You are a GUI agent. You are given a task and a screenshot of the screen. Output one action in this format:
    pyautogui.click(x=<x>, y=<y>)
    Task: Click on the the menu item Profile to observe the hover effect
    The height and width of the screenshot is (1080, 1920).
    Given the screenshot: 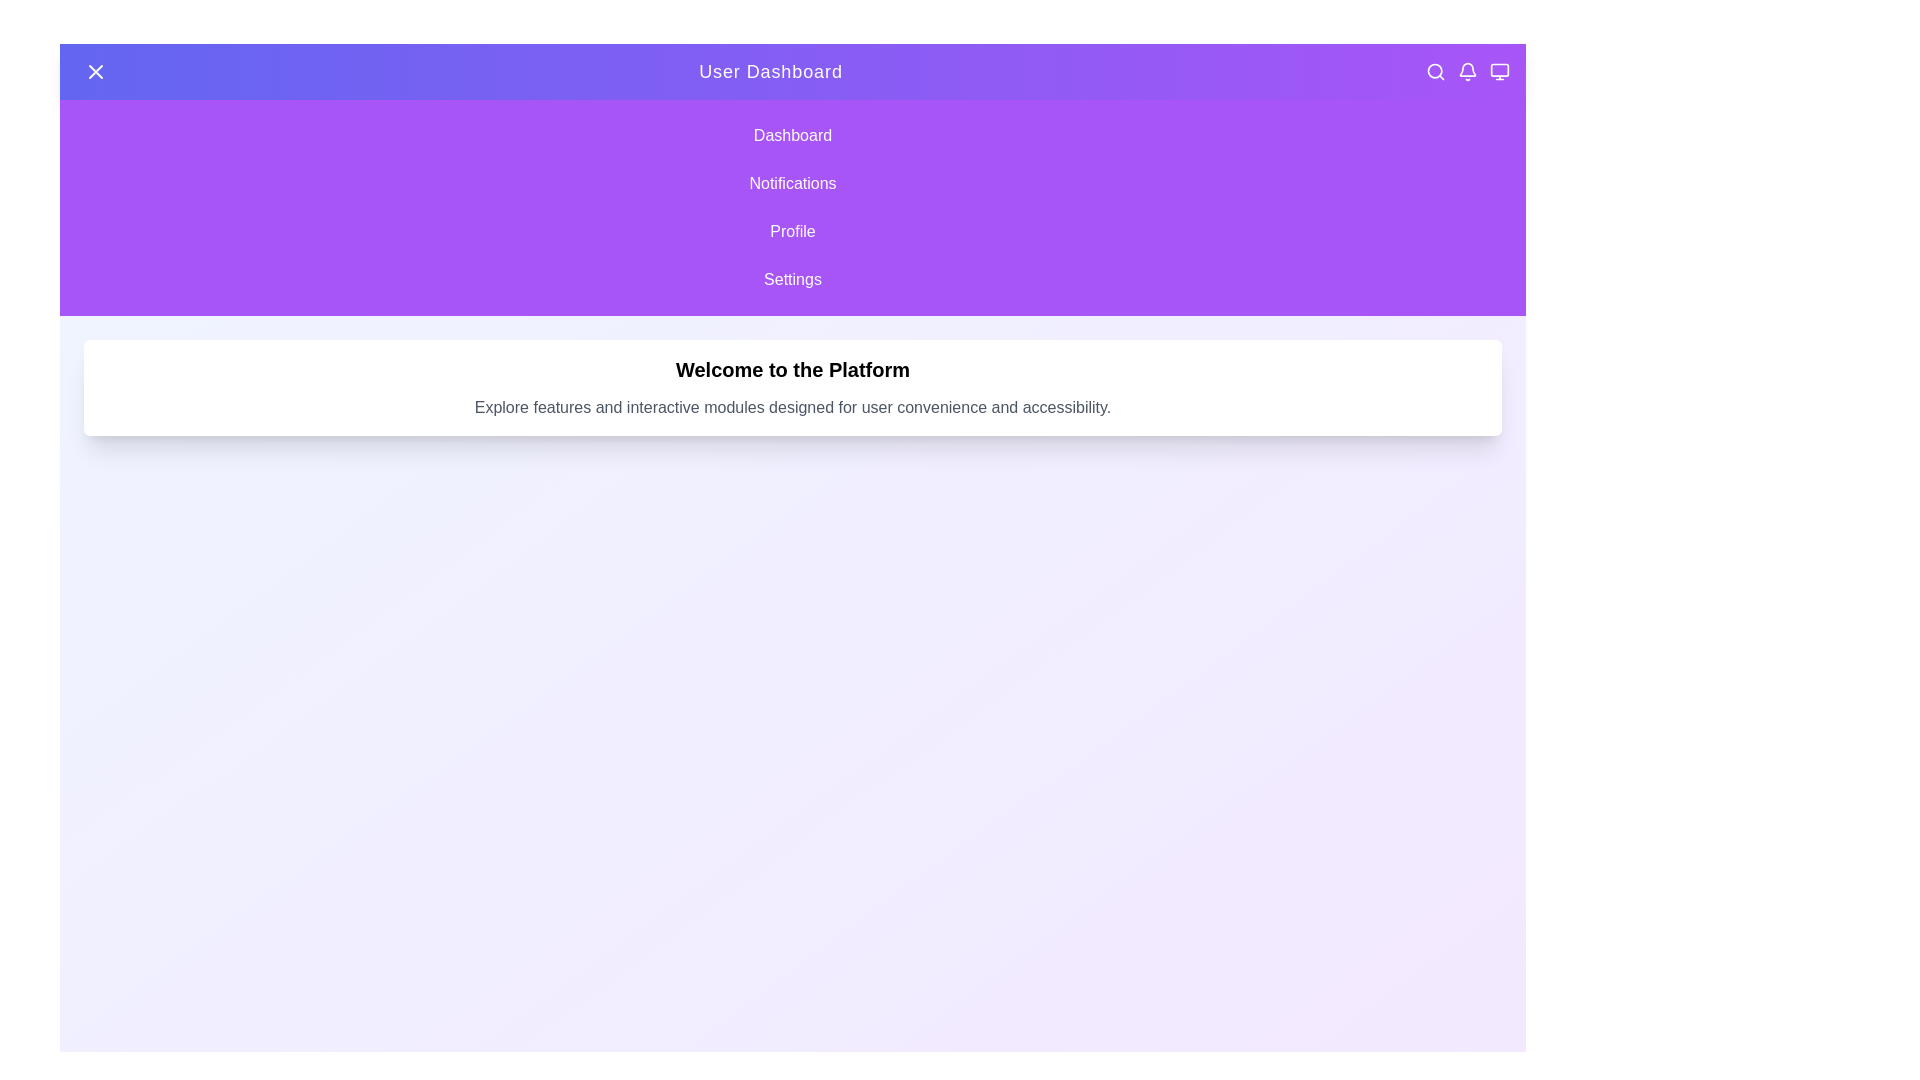 What is the action you would take?
    pyautogui.click(x=791, y=230)
    